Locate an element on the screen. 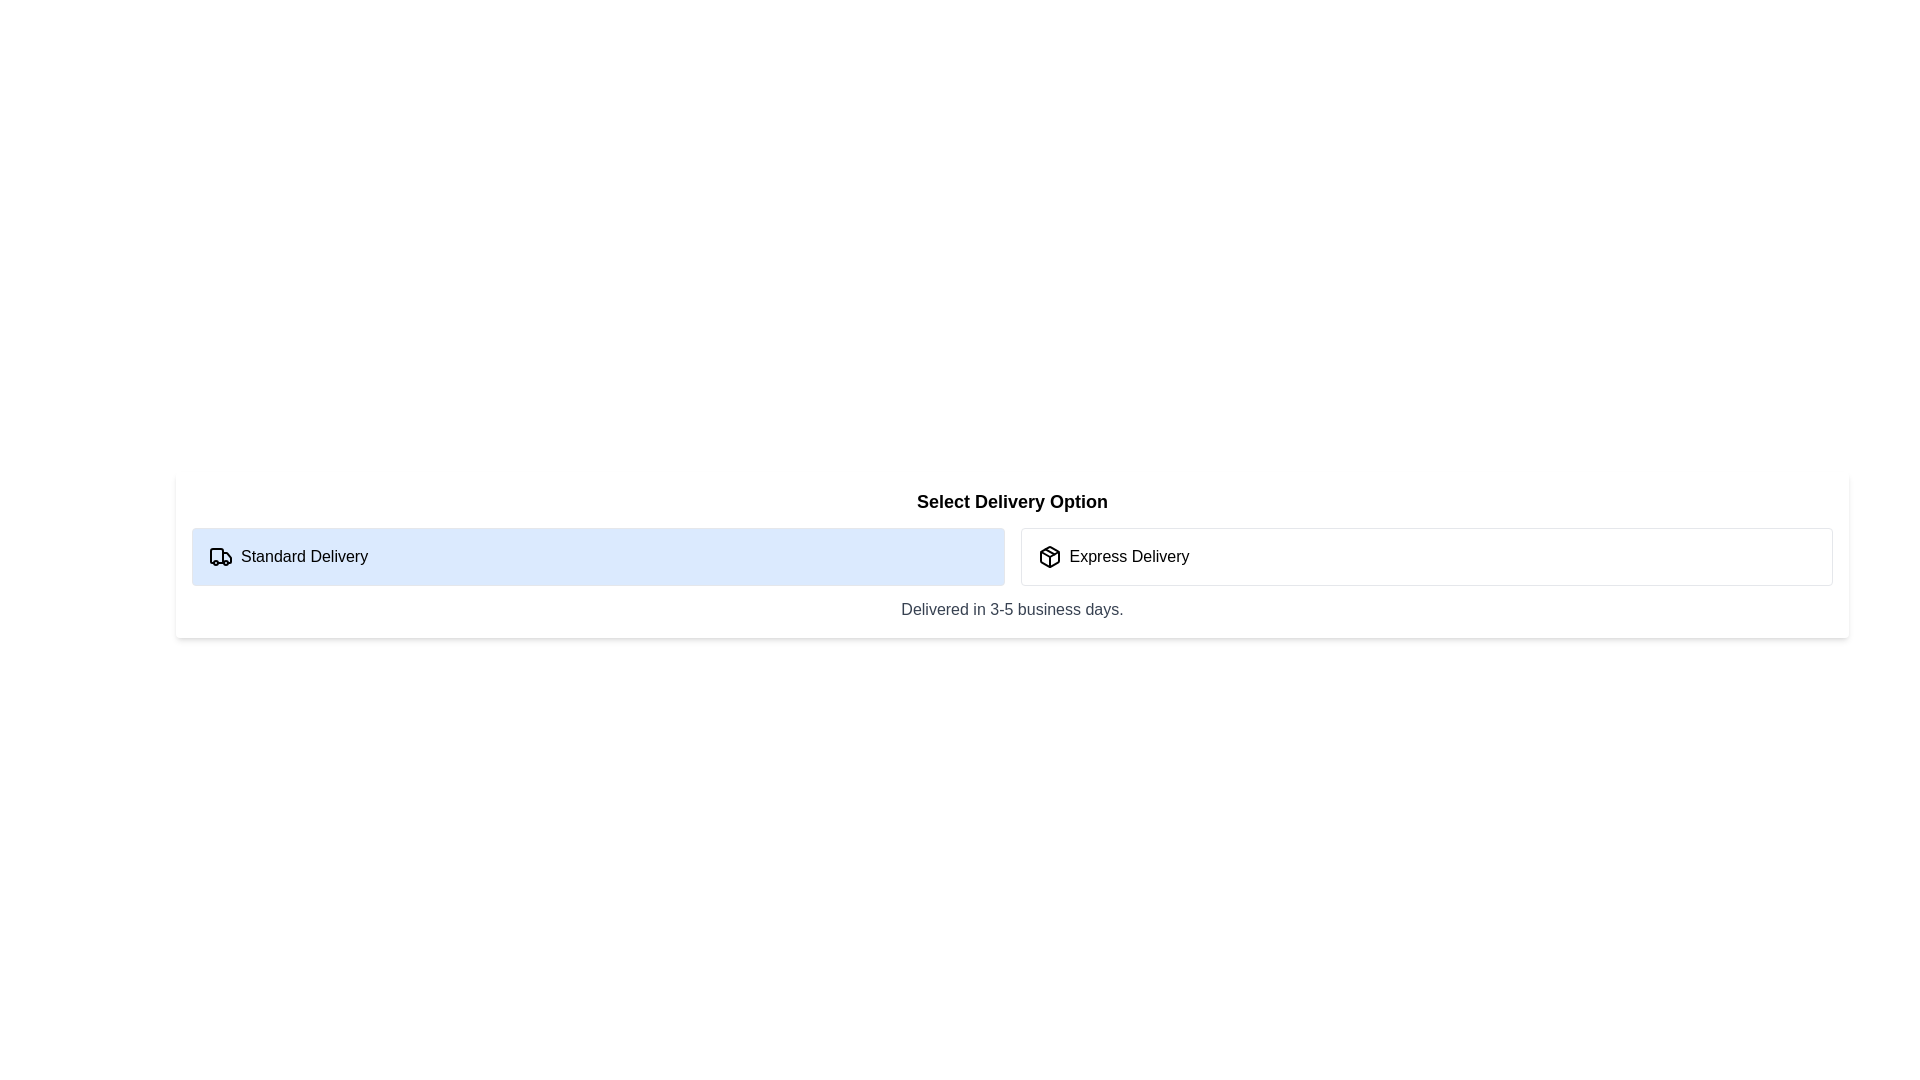 The width and height of the screenshot is (1920, 1080). the 'Express Delivery' icon, which is positioned at the leftmost side of the delivery options group, to visually identify the selection is located at coordinates (1048, 556).